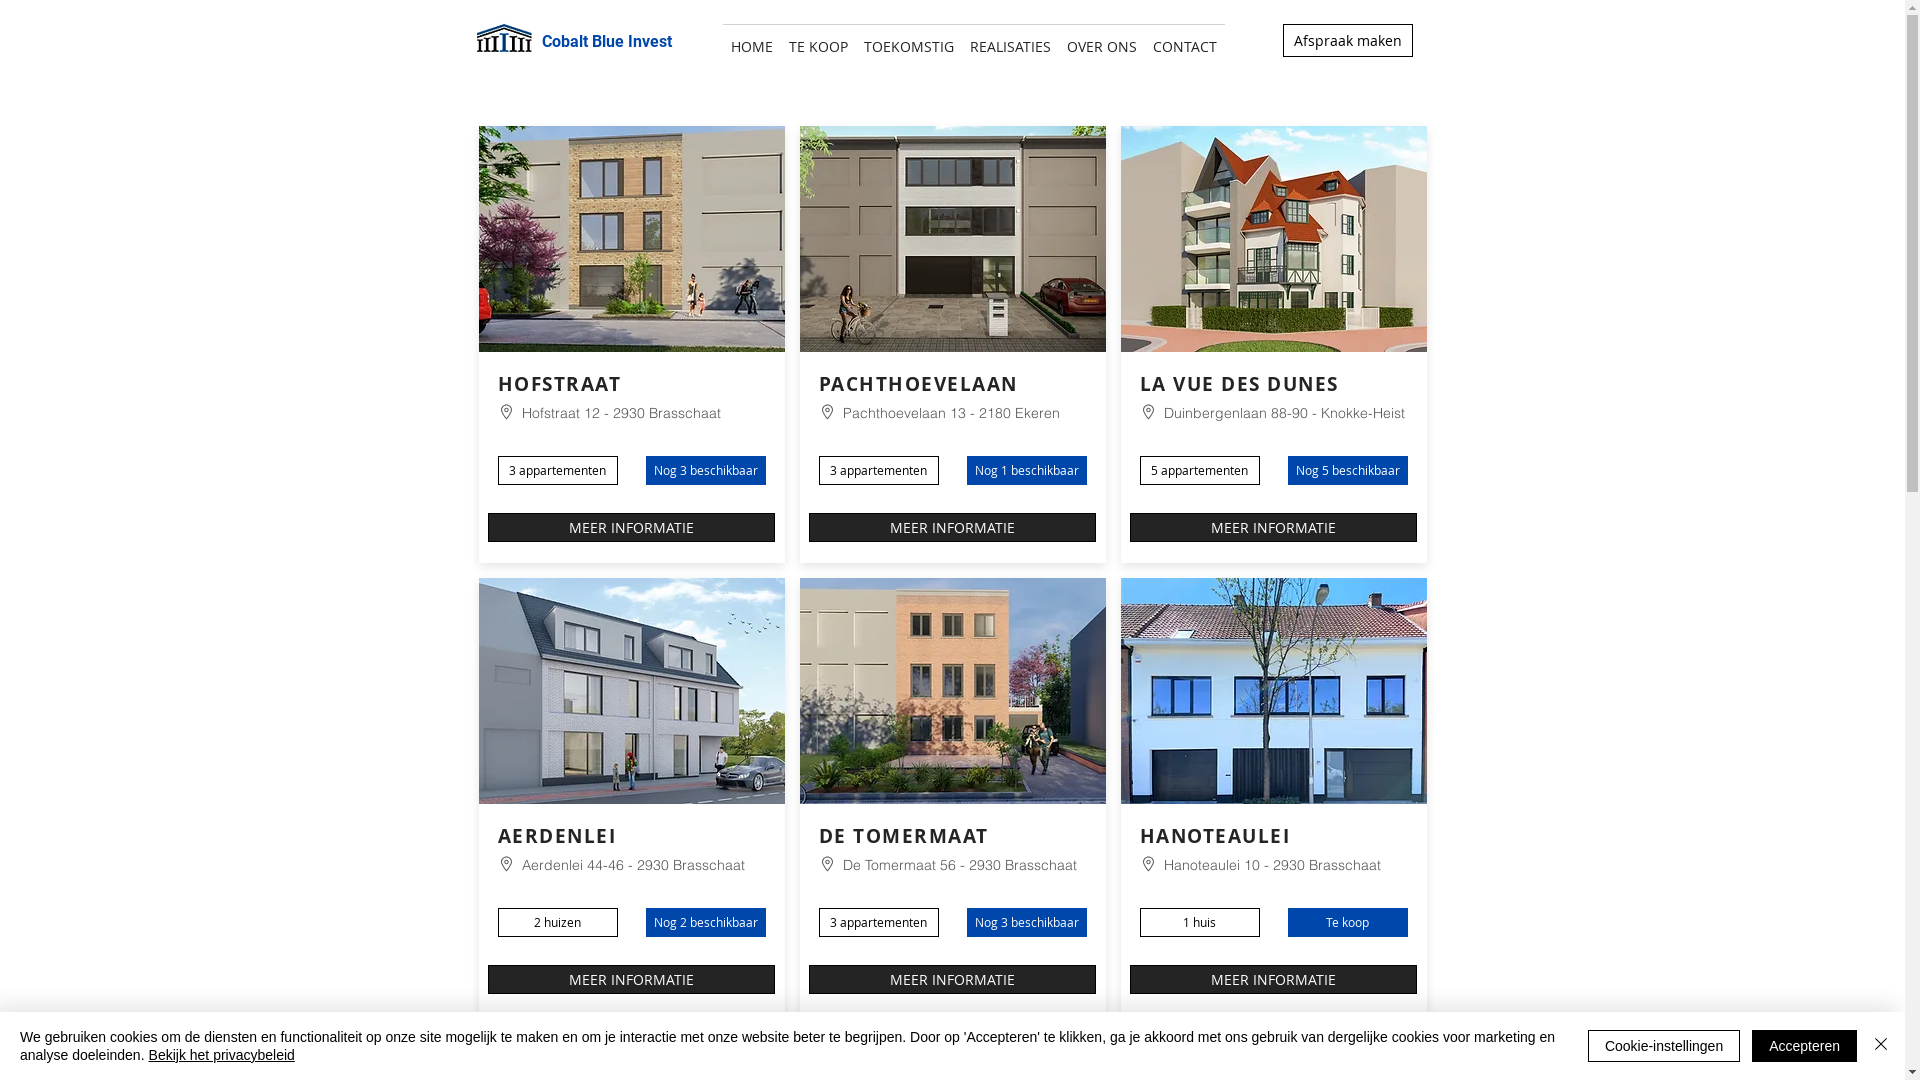 The image size is (1920, 1080). I want to click on 'REALISATIES', so click(1010, 37).